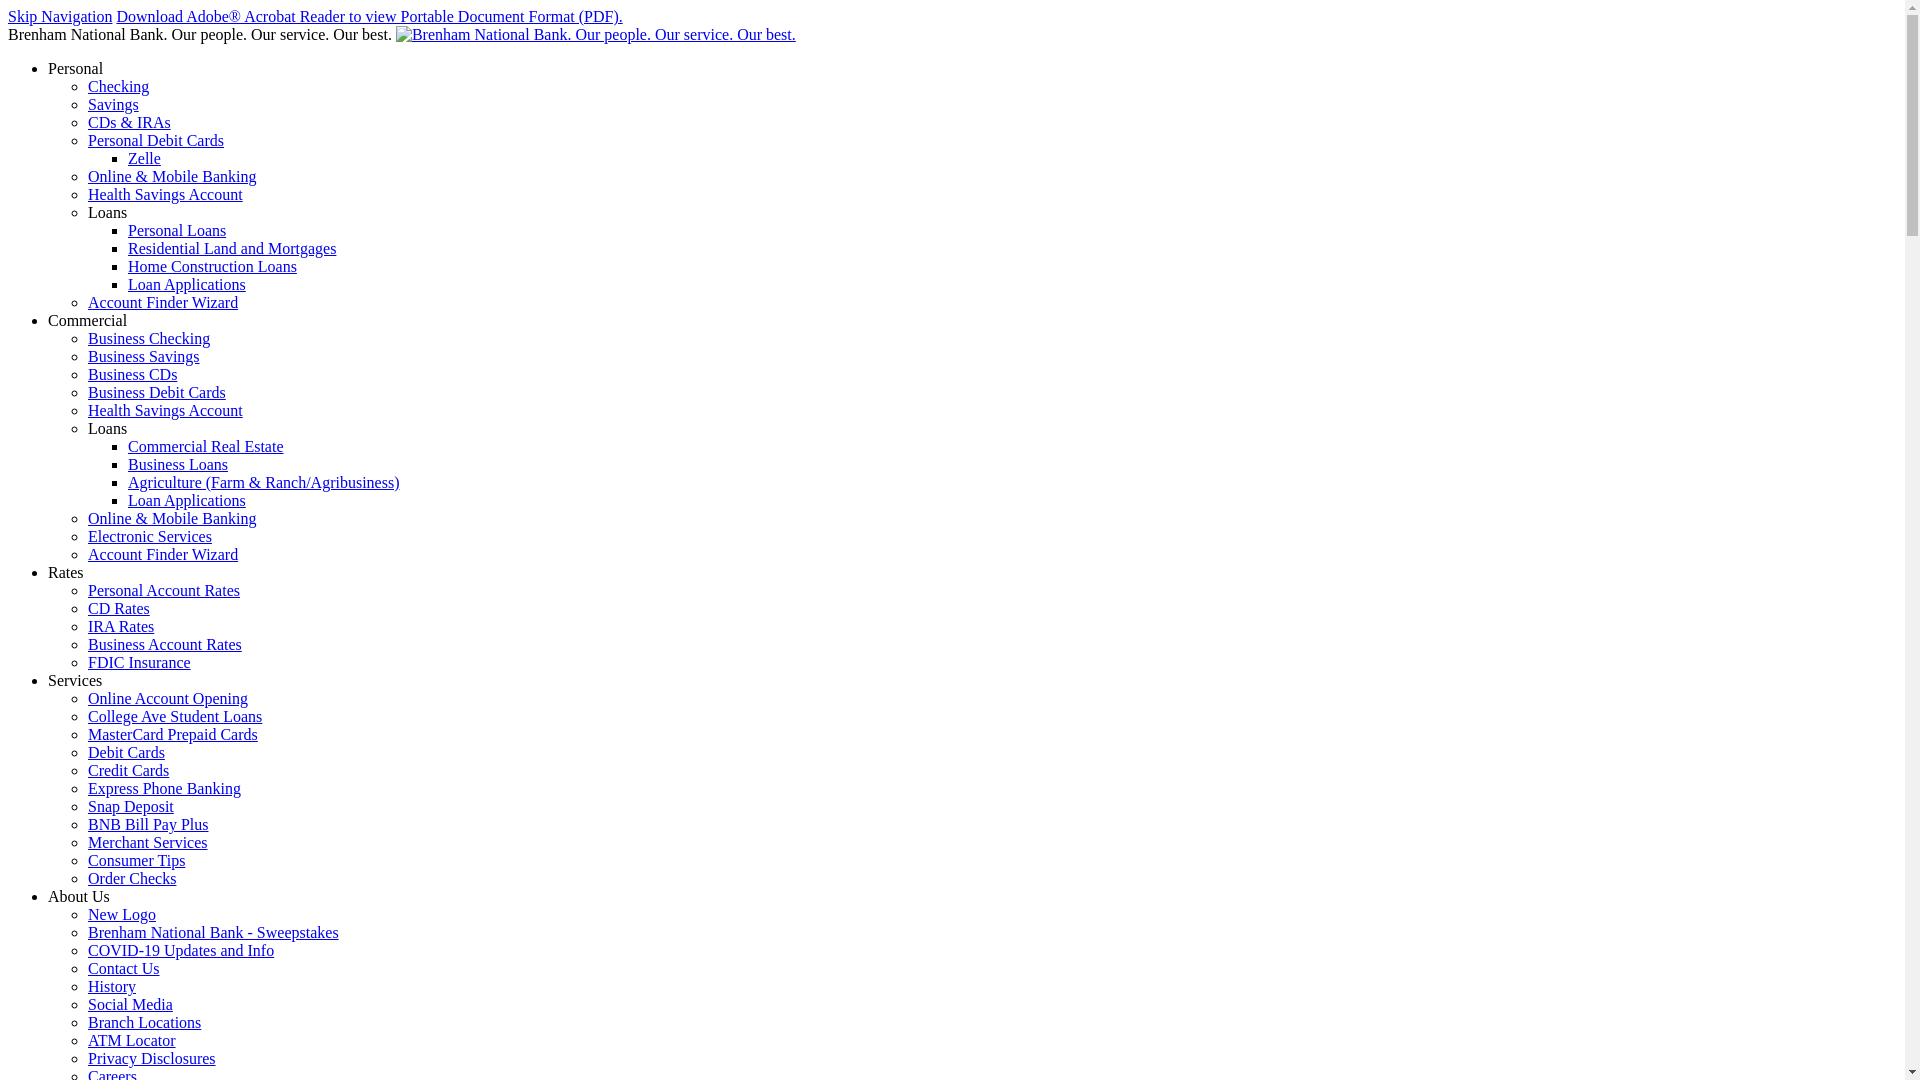  What do you see at coordinates (131, 374) in the screenshot?
I see `'Business CDs'` at bounding box center [131, 374].